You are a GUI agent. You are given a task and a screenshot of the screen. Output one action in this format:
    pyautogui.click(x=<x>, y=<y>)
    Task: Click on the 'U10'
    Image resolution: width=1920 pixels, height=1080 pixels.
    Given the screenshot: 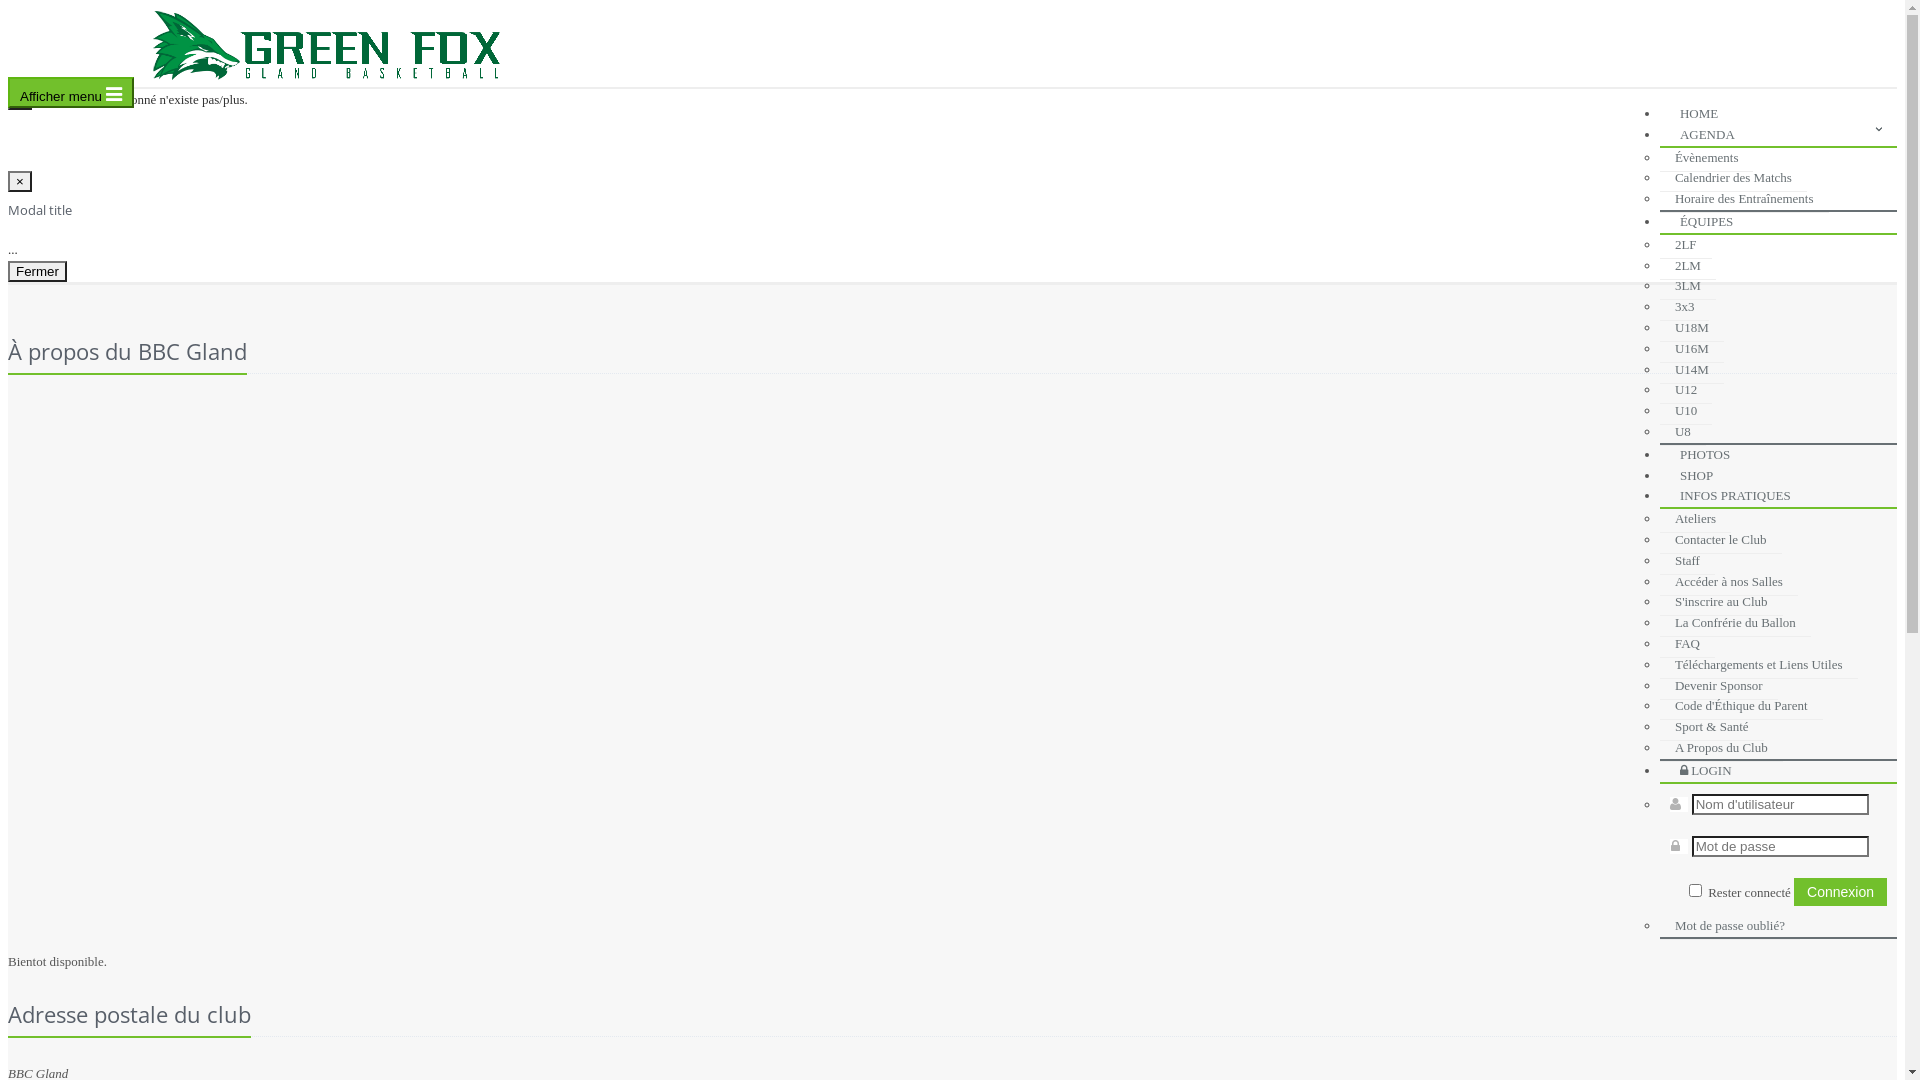 What is the action you would take?
    pyautogui.click(x=1684, y=410)
    